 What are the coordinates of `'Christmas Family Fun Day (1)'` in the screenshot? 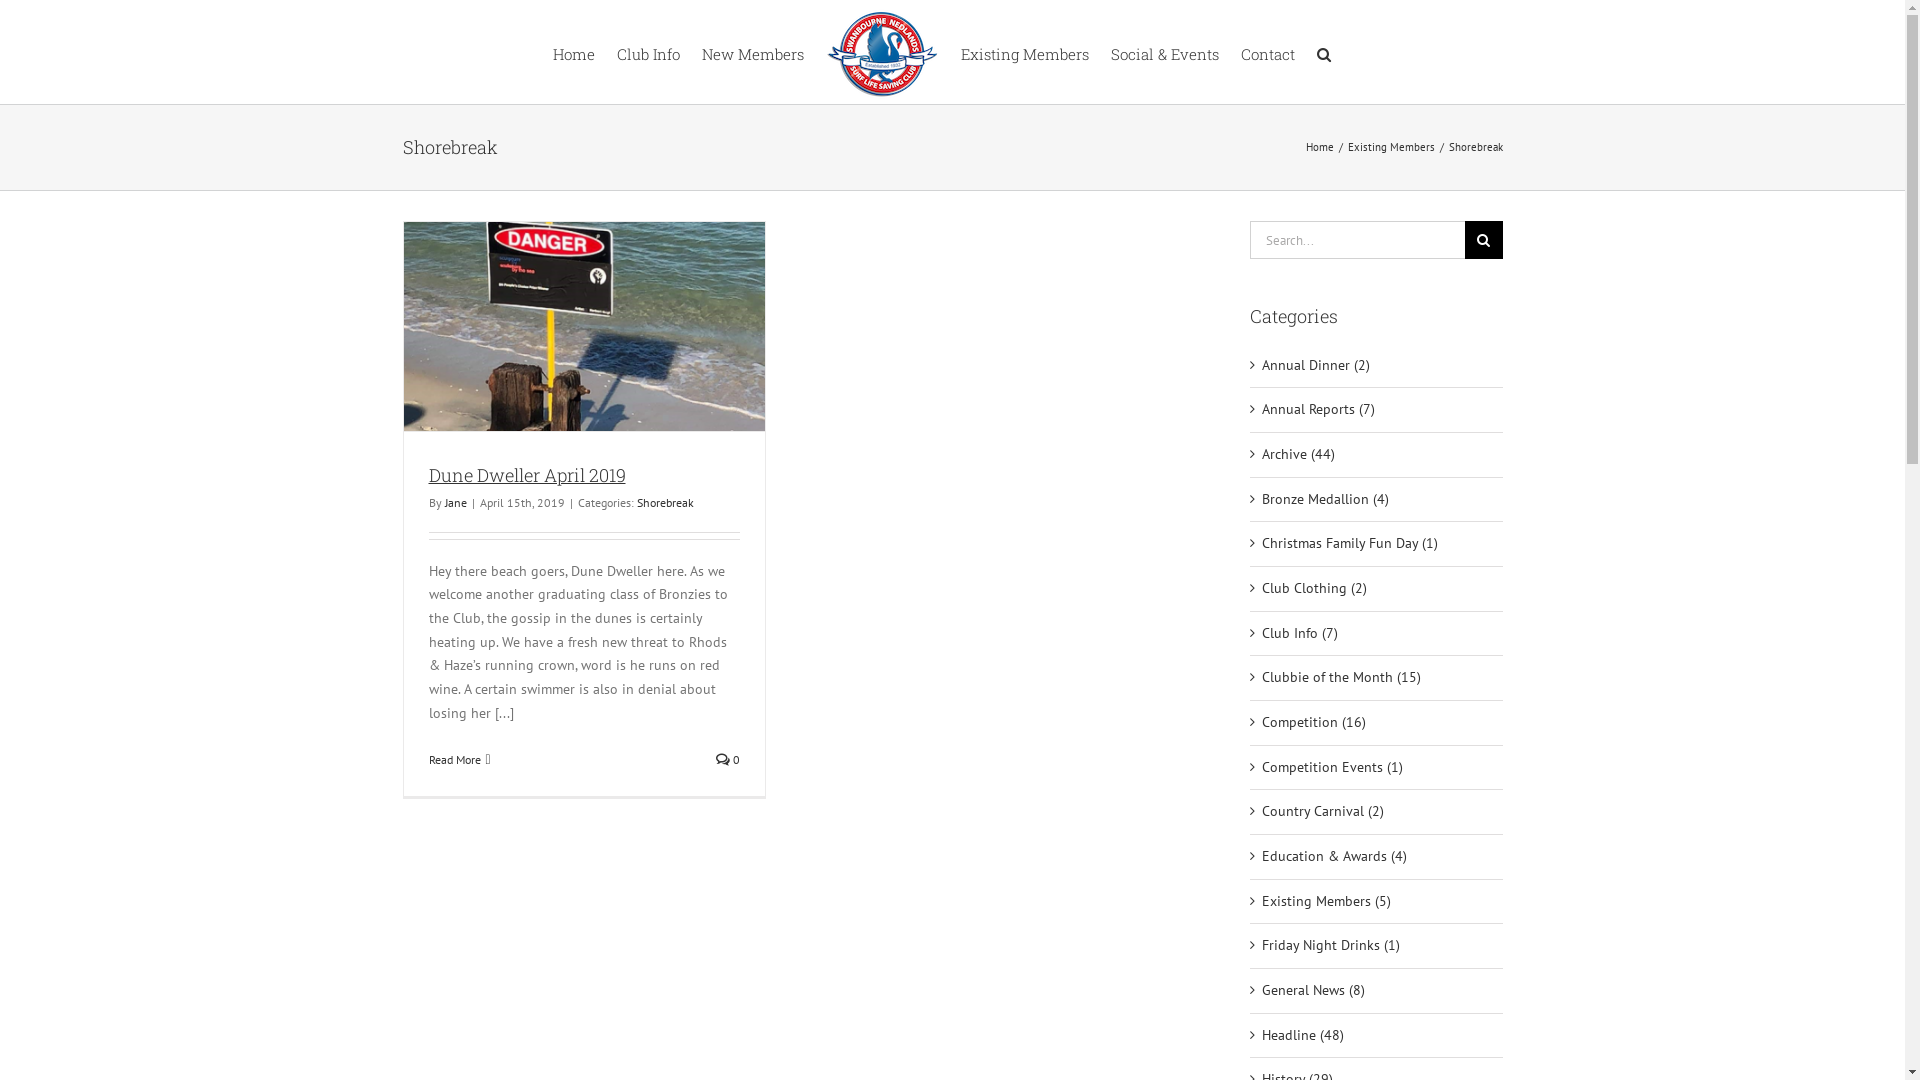 It's located at (1376, 543).